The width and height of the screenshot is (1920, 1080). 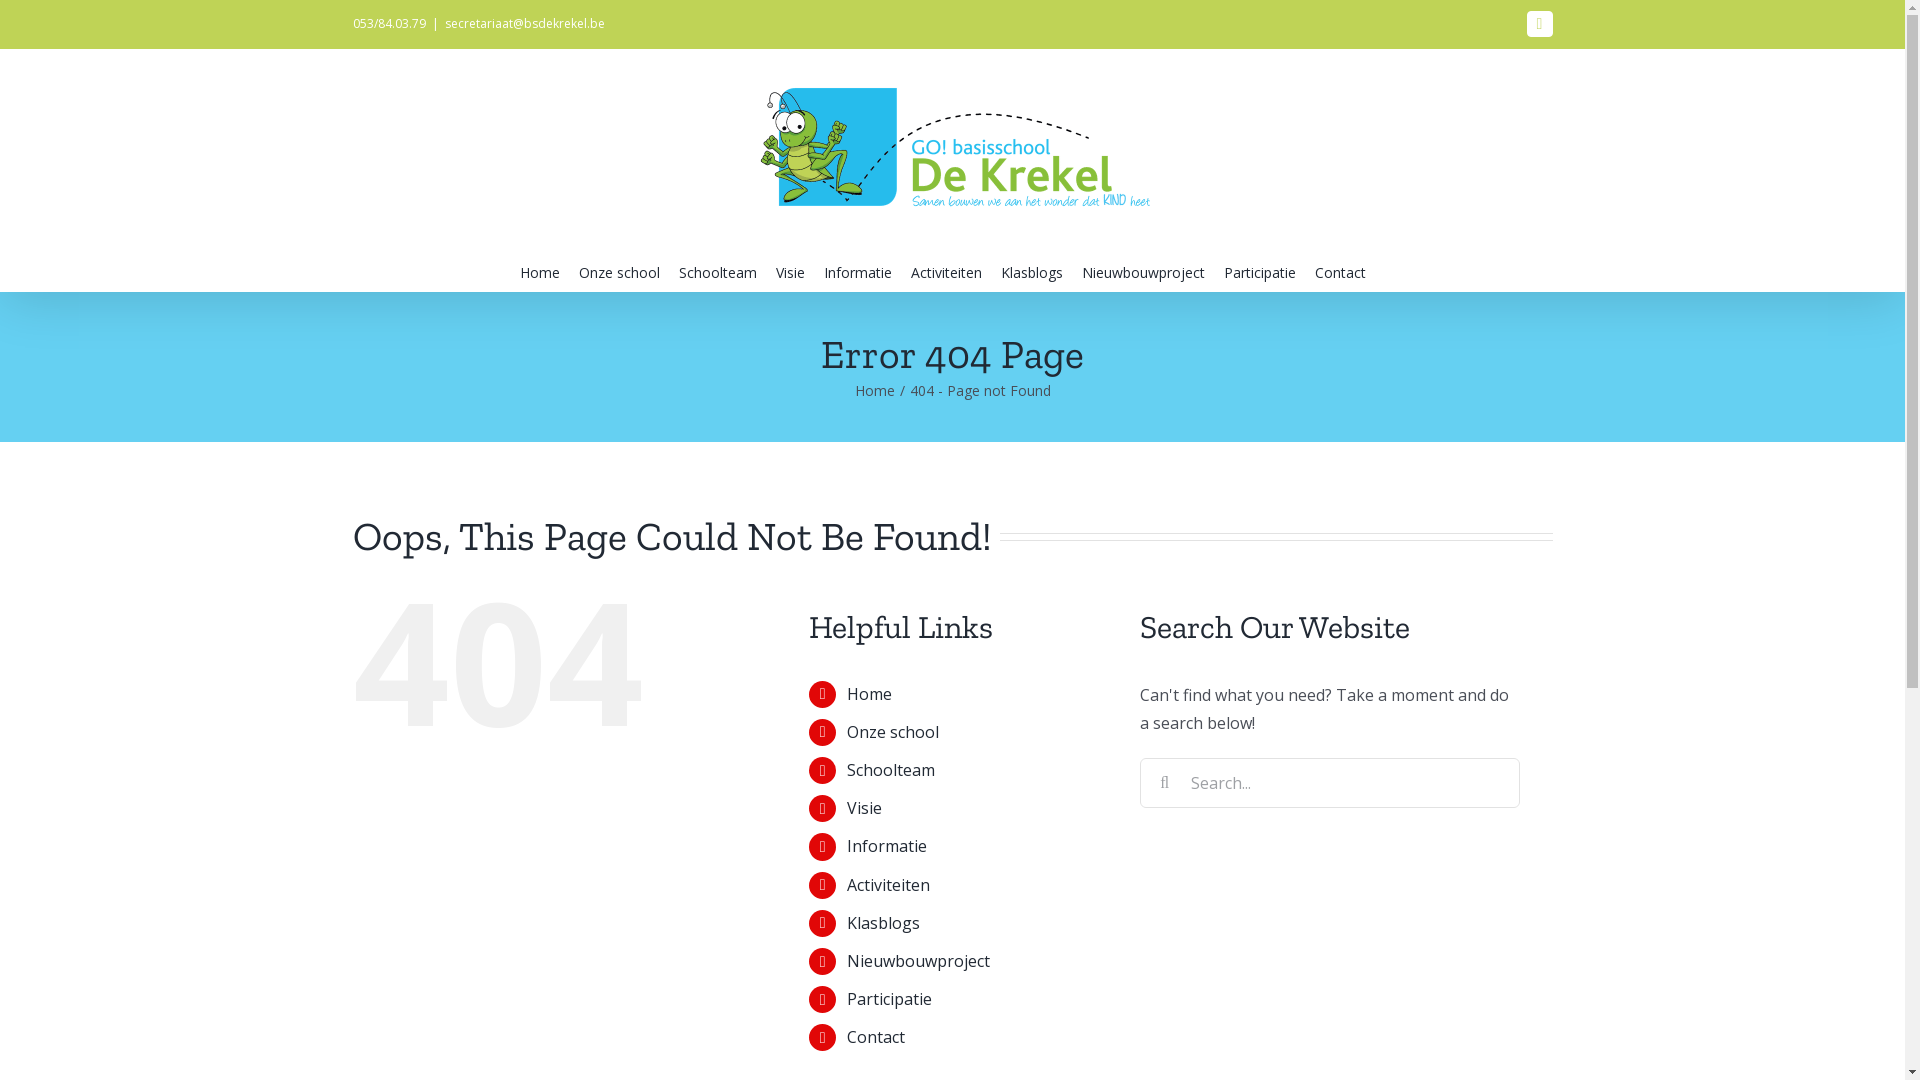 What do you see at coordinates (882, 922) in the screenshot?
I see `'Klasblogs'` at bounding box center [882, 922].